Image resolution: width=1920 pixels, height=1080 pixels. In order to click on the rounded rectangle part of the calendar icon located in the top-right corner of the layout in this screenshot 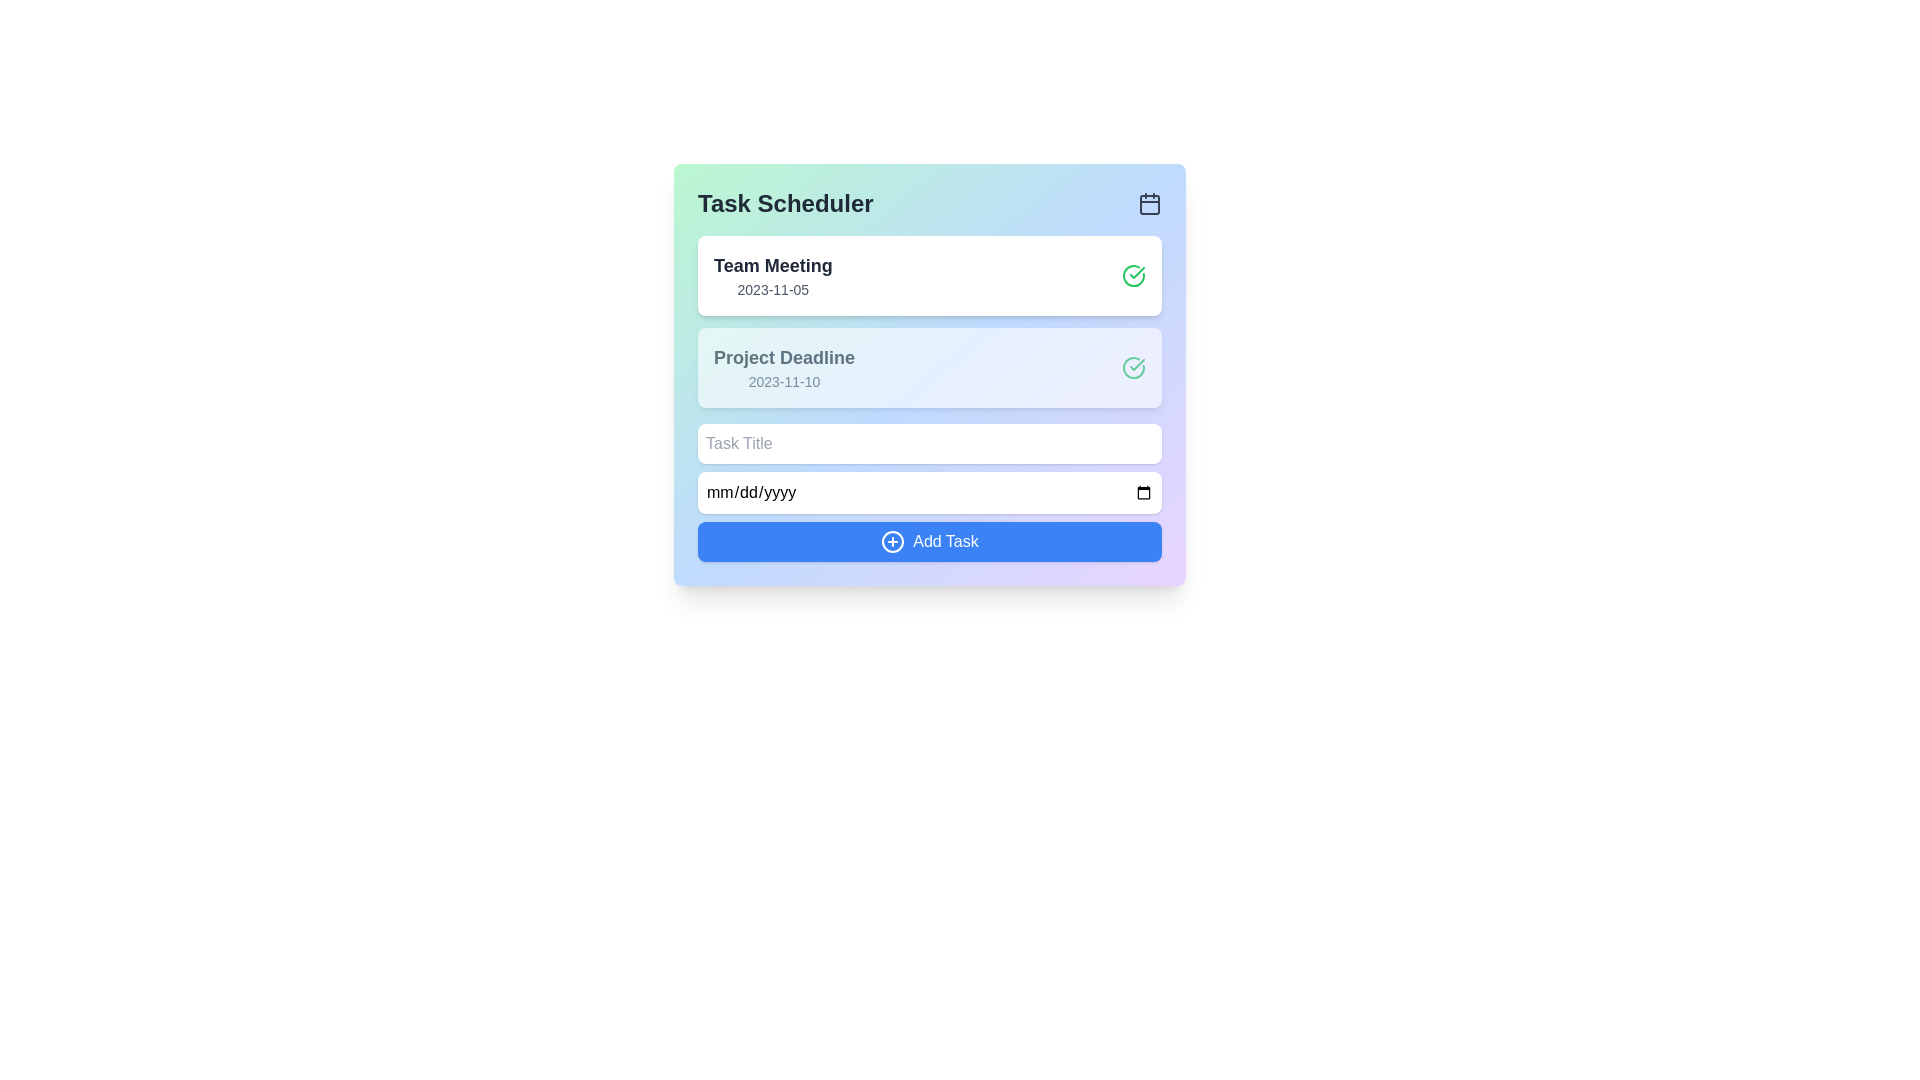, I will do `click(1150, 204)`.